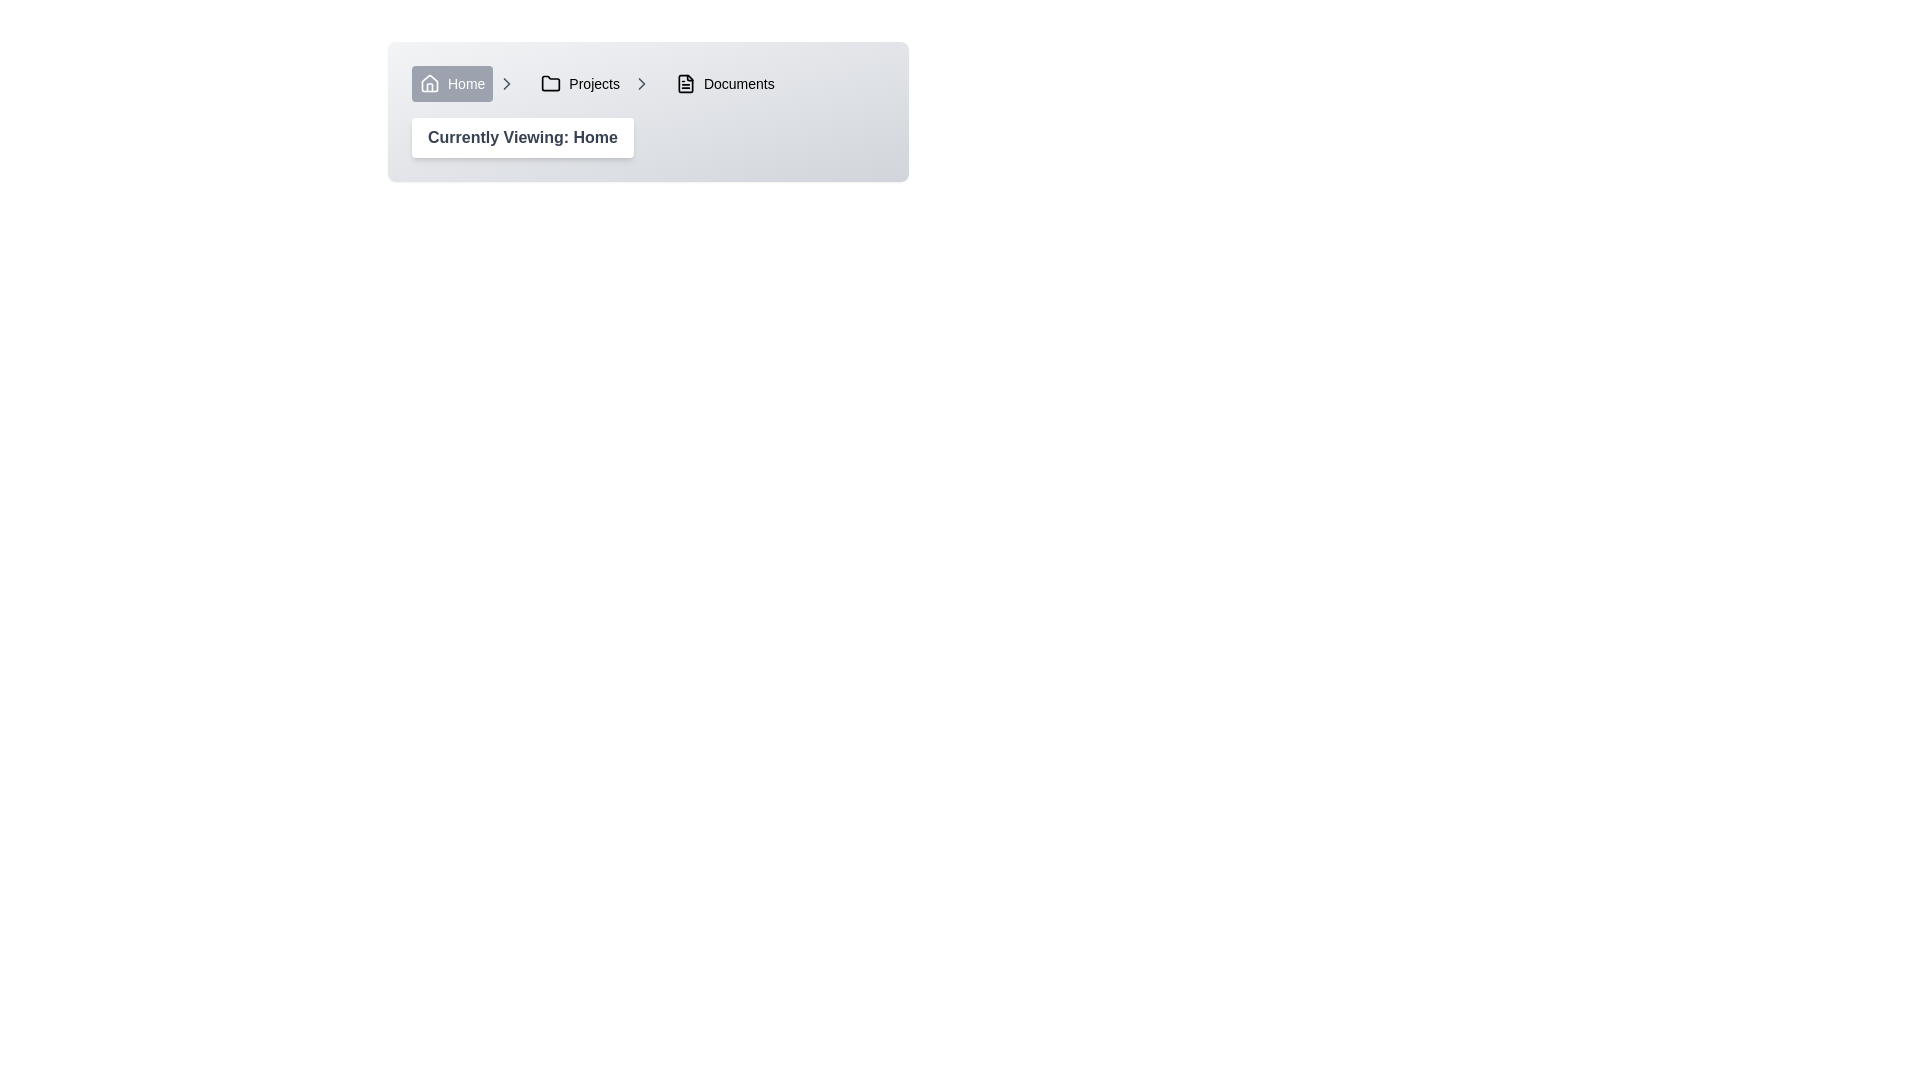  What do you see at coordinates (591, 83) in the screenshot?
I see `the 'Projects' navigation link in the breadcrumb navigation bar` at bounding box center [591, 83].